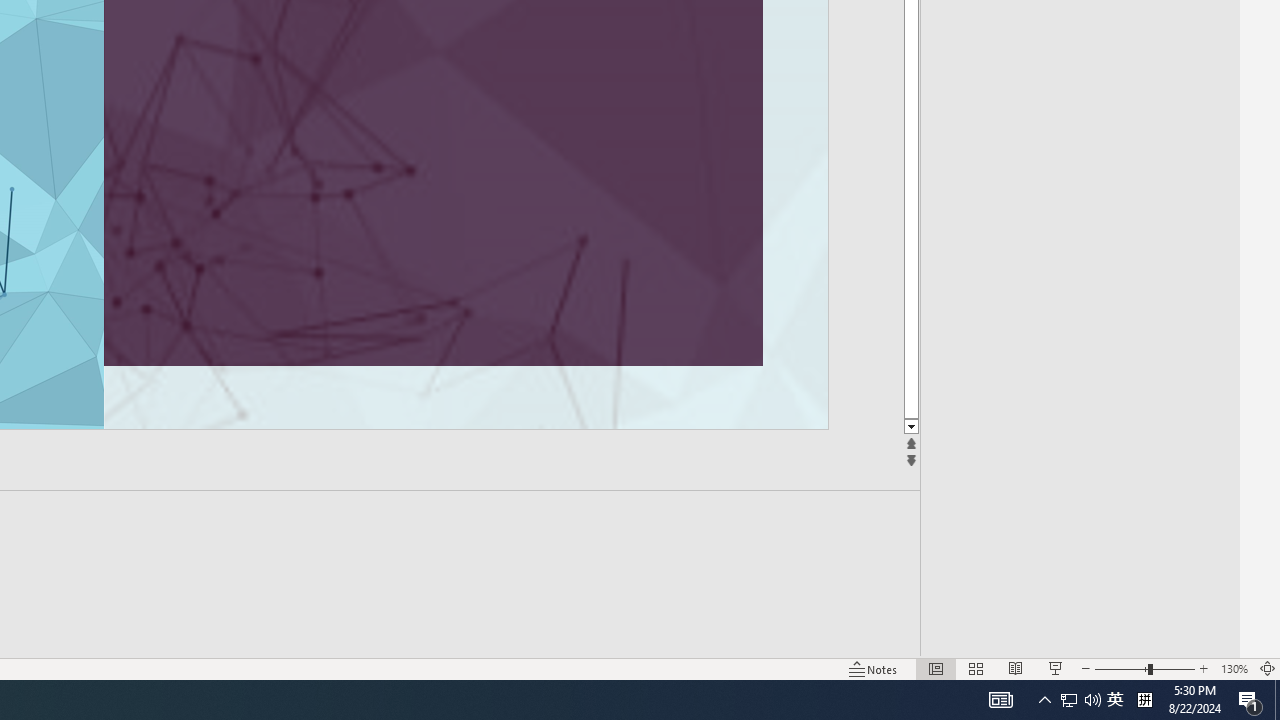 The width and height of the screenshot is (1280, 720). What do you see at coordinates (910, 426) in the screenshot?
I see `'Line down'` at bounding box center [910, 426].